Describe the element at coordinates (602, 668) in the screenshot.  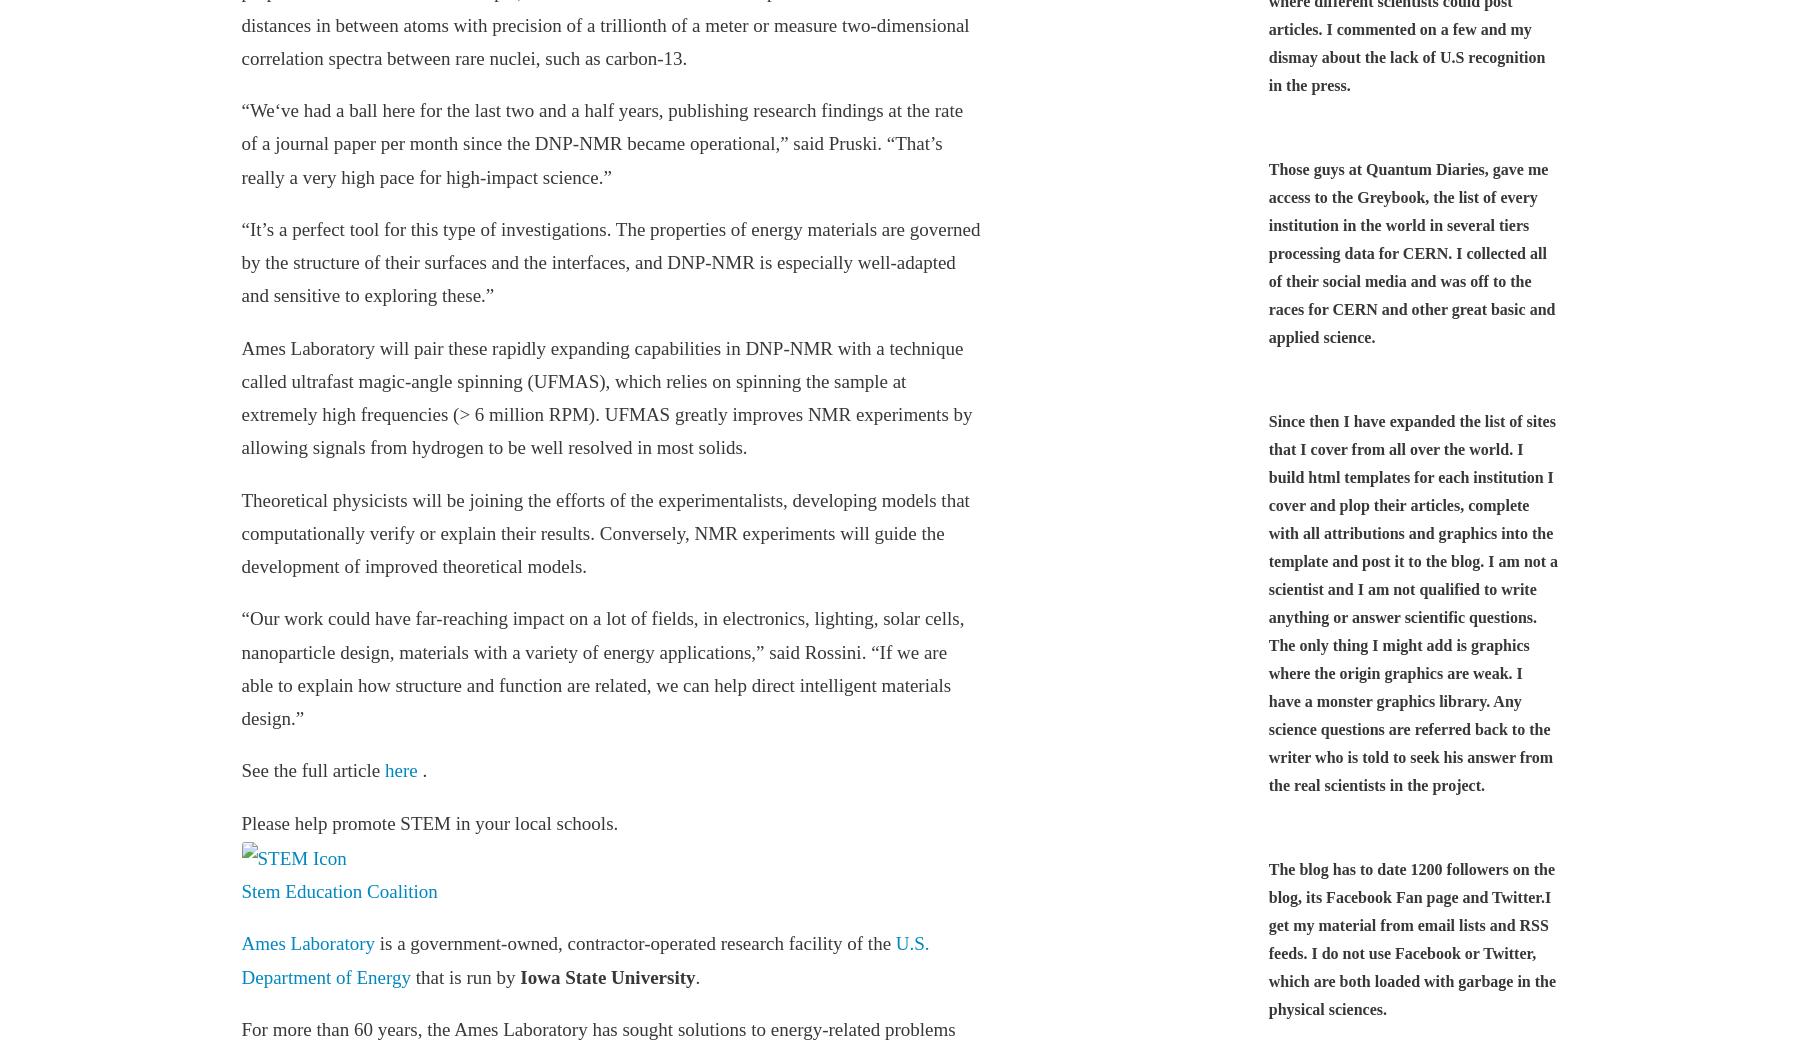
I see `'“Our work could have far-reaching impact on a lot of fields, in electronics, lighting, solar cells, nanoparticle design, materials with a variety of energy applications,” said Rossini. “If we are able to explain how structure and function are related, we can help direct intelligent materials design.”'` at that location.